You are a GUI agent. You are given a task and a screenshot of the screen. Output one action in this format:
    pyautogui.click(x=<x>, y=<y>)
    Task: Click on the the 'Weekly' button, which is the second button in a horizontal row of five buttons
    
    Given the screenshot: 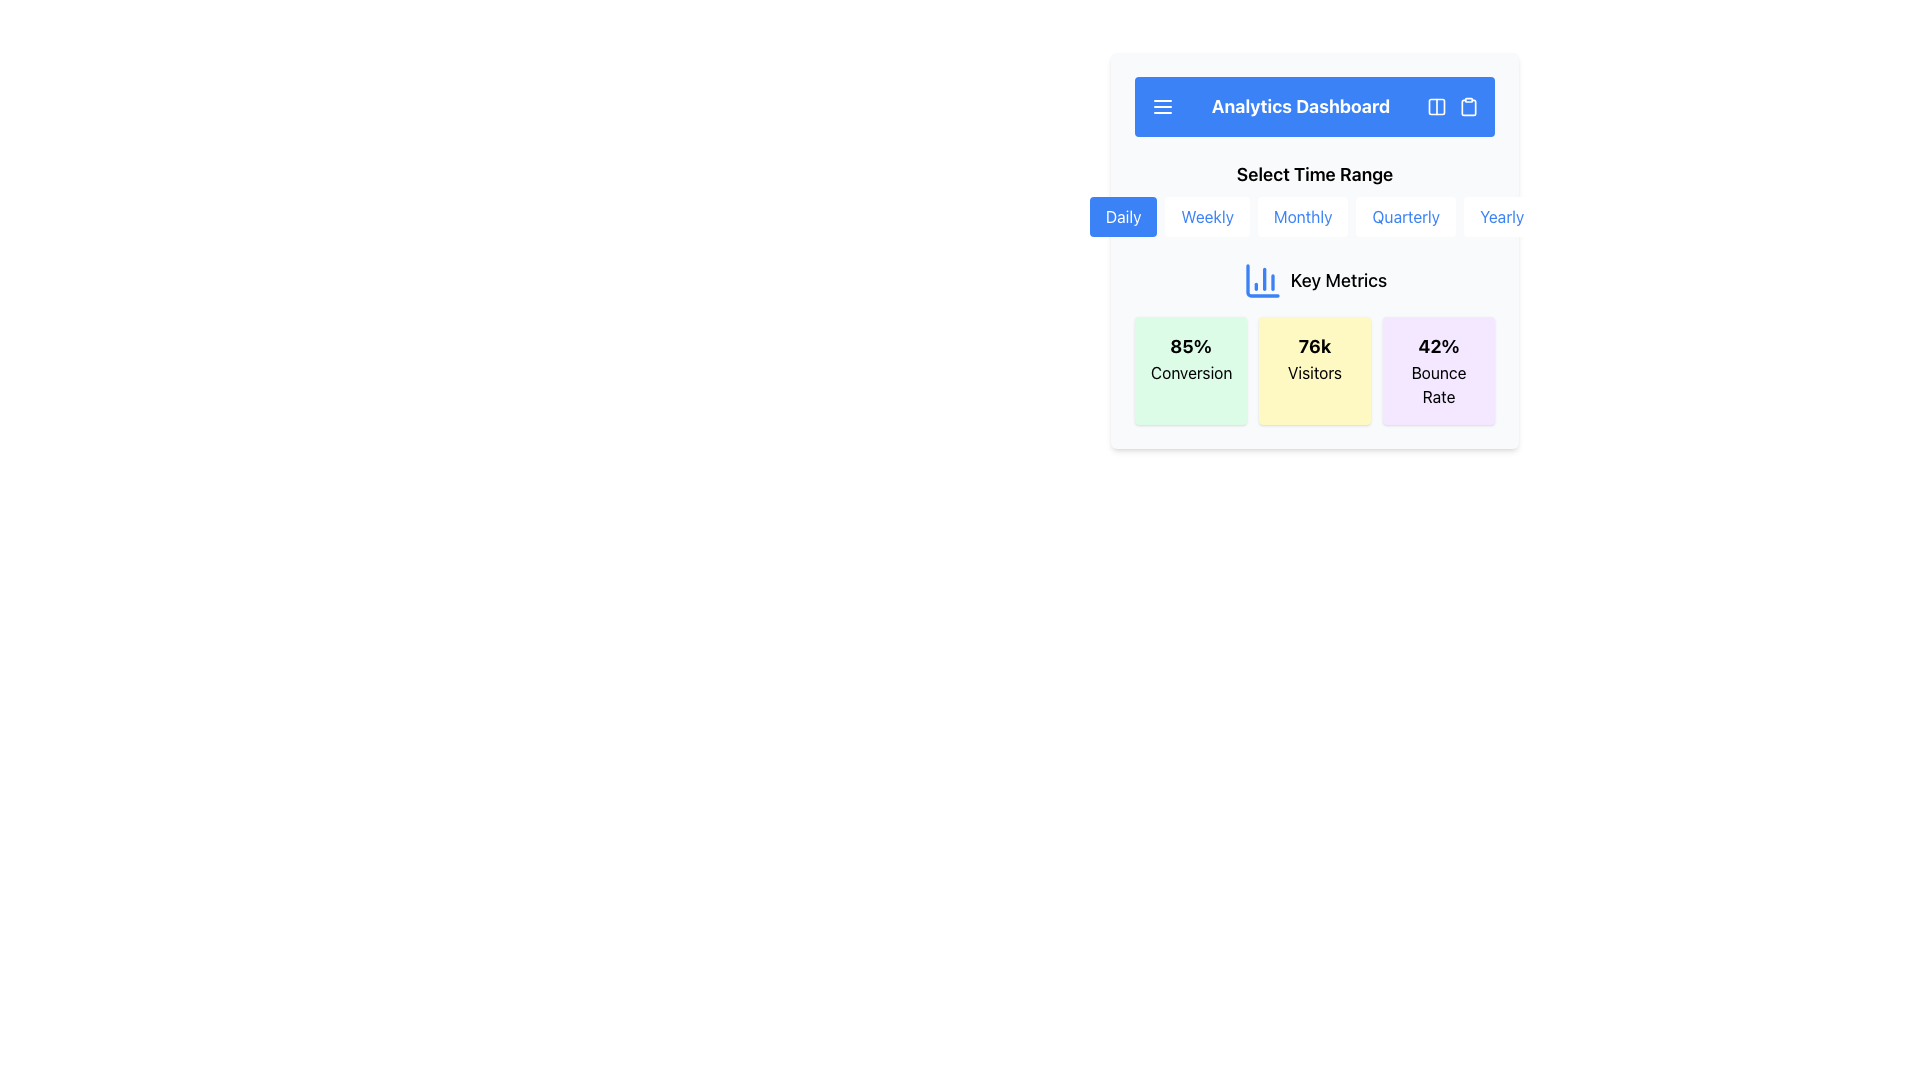 What is the action you would take?
    pyautogui.click(x=1206, y=216)
    